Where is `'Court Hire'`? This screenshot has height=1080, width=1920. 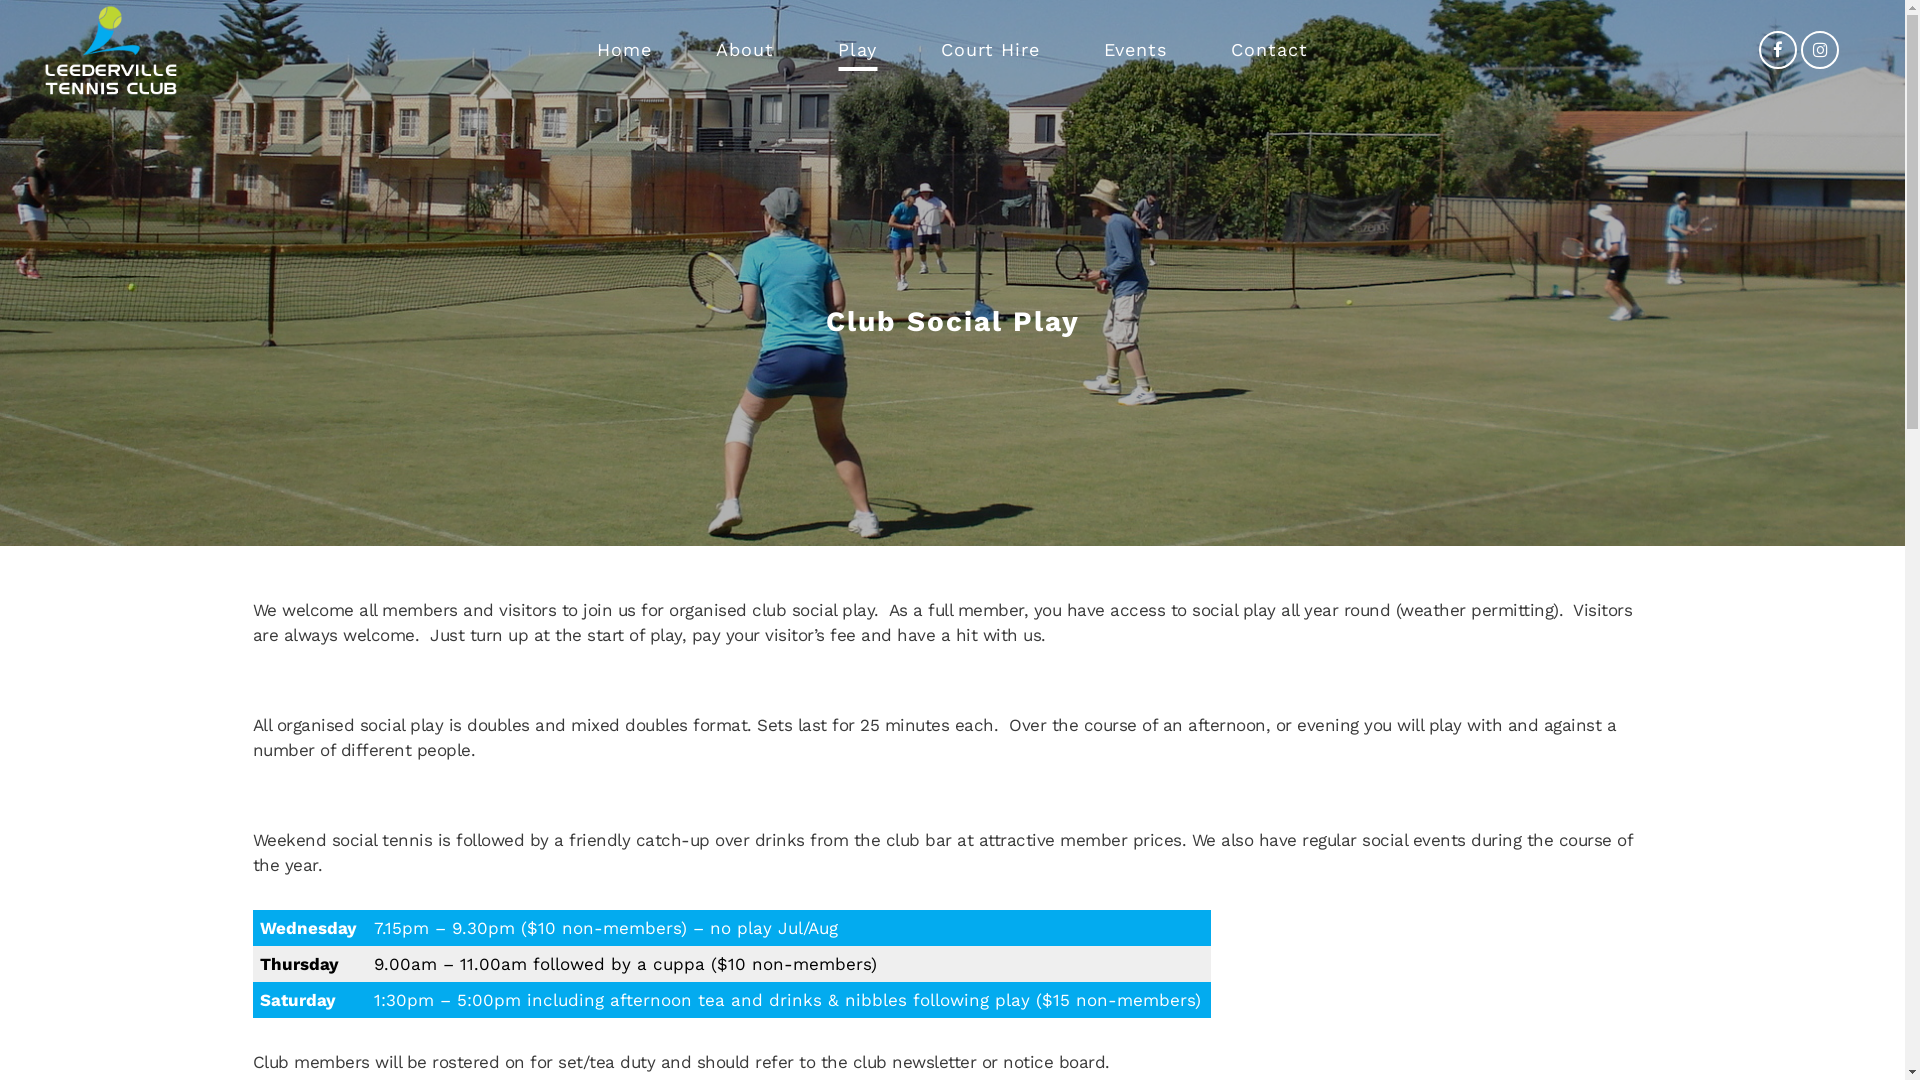 'Court Hire' is located at coordinates (990, 49).